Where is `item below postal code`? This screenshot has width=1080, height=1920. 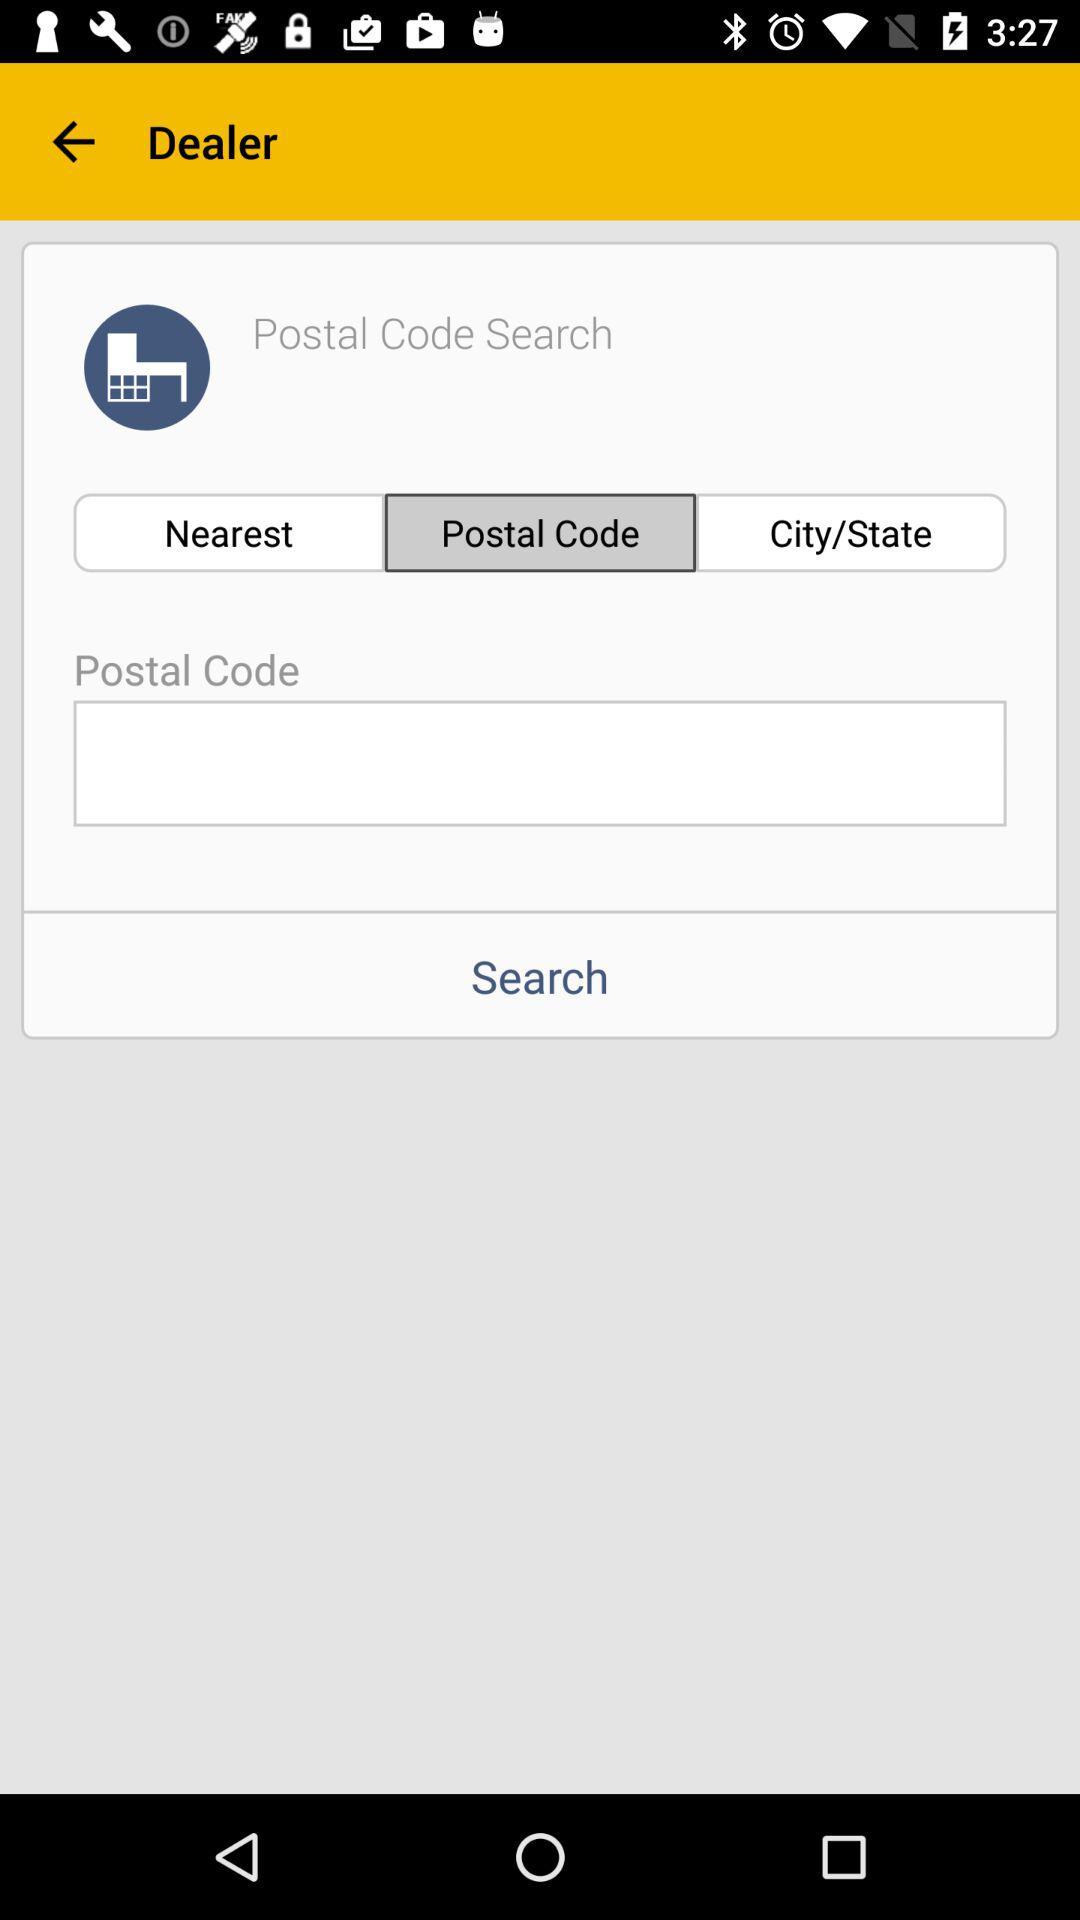 item below postal code is located at coordinates (540, 762).